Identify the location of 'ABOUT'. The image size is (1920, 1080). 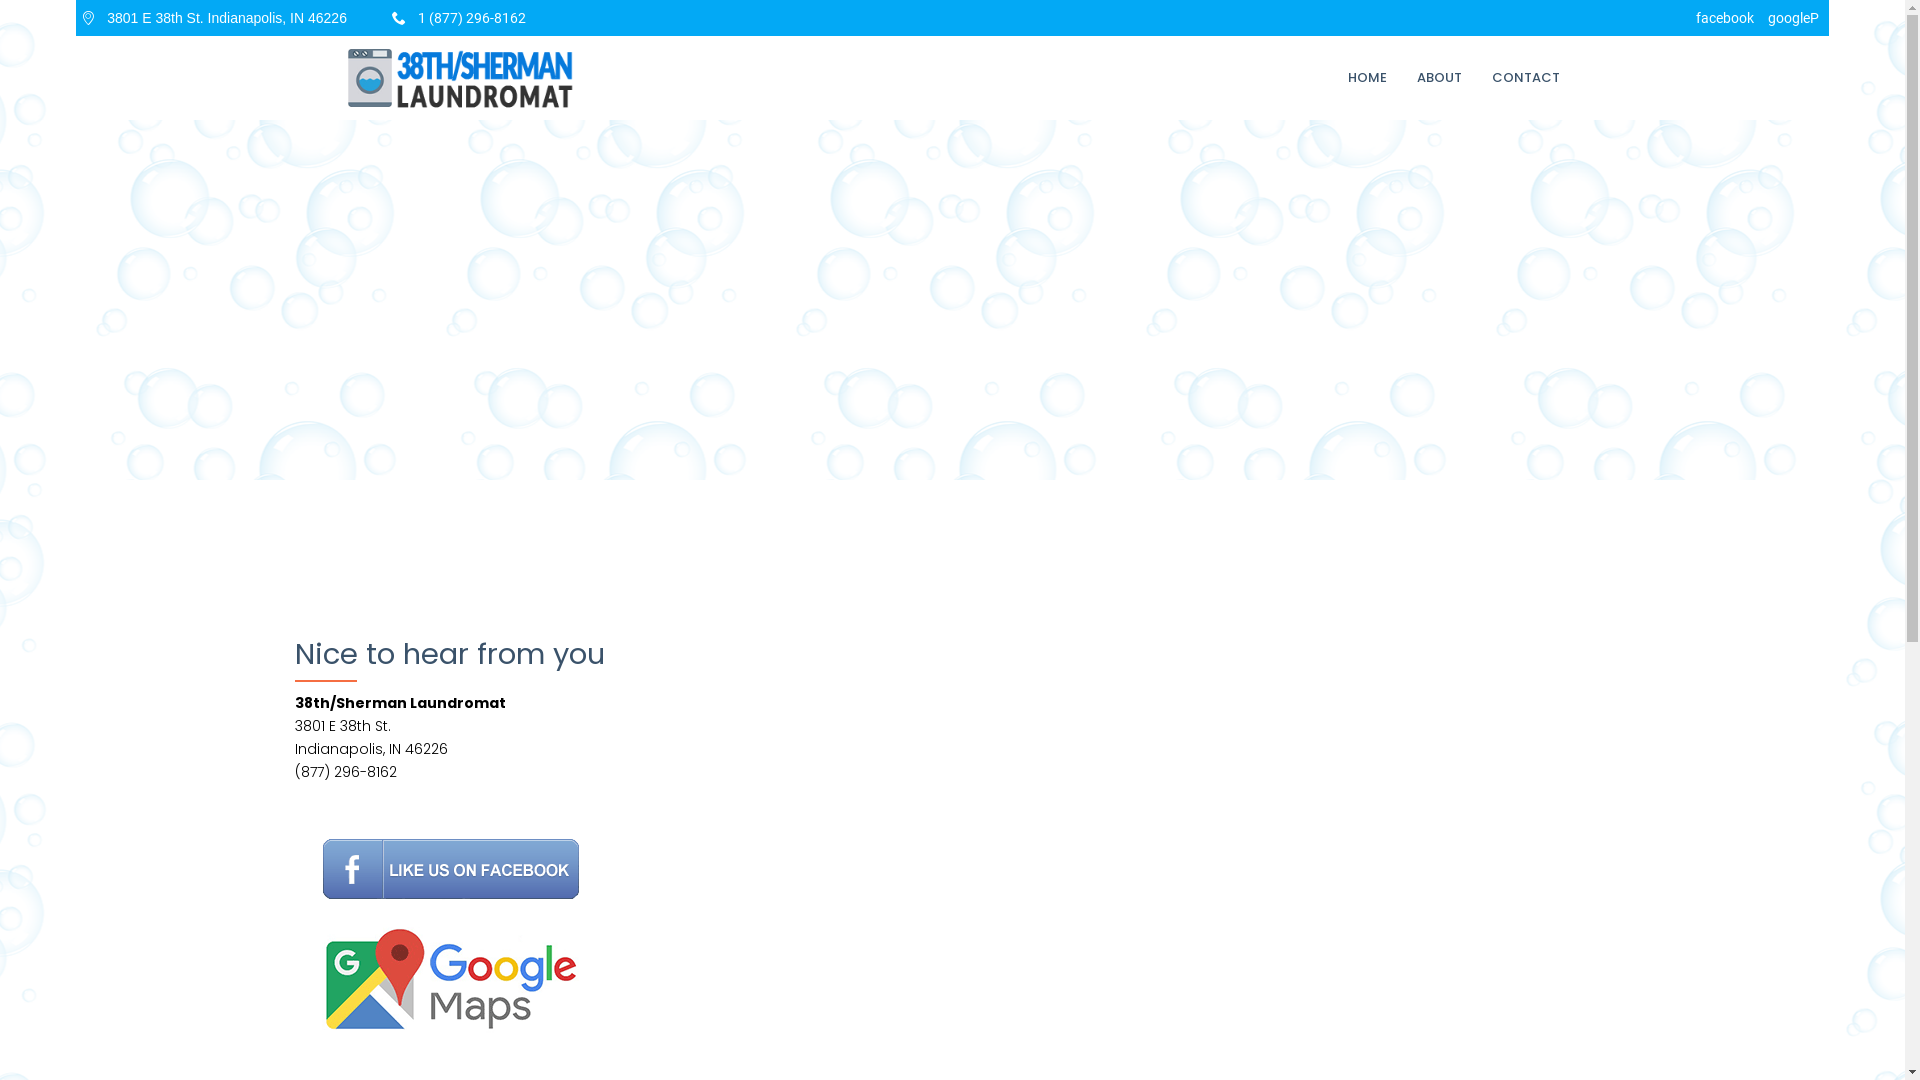
(1438, 76).